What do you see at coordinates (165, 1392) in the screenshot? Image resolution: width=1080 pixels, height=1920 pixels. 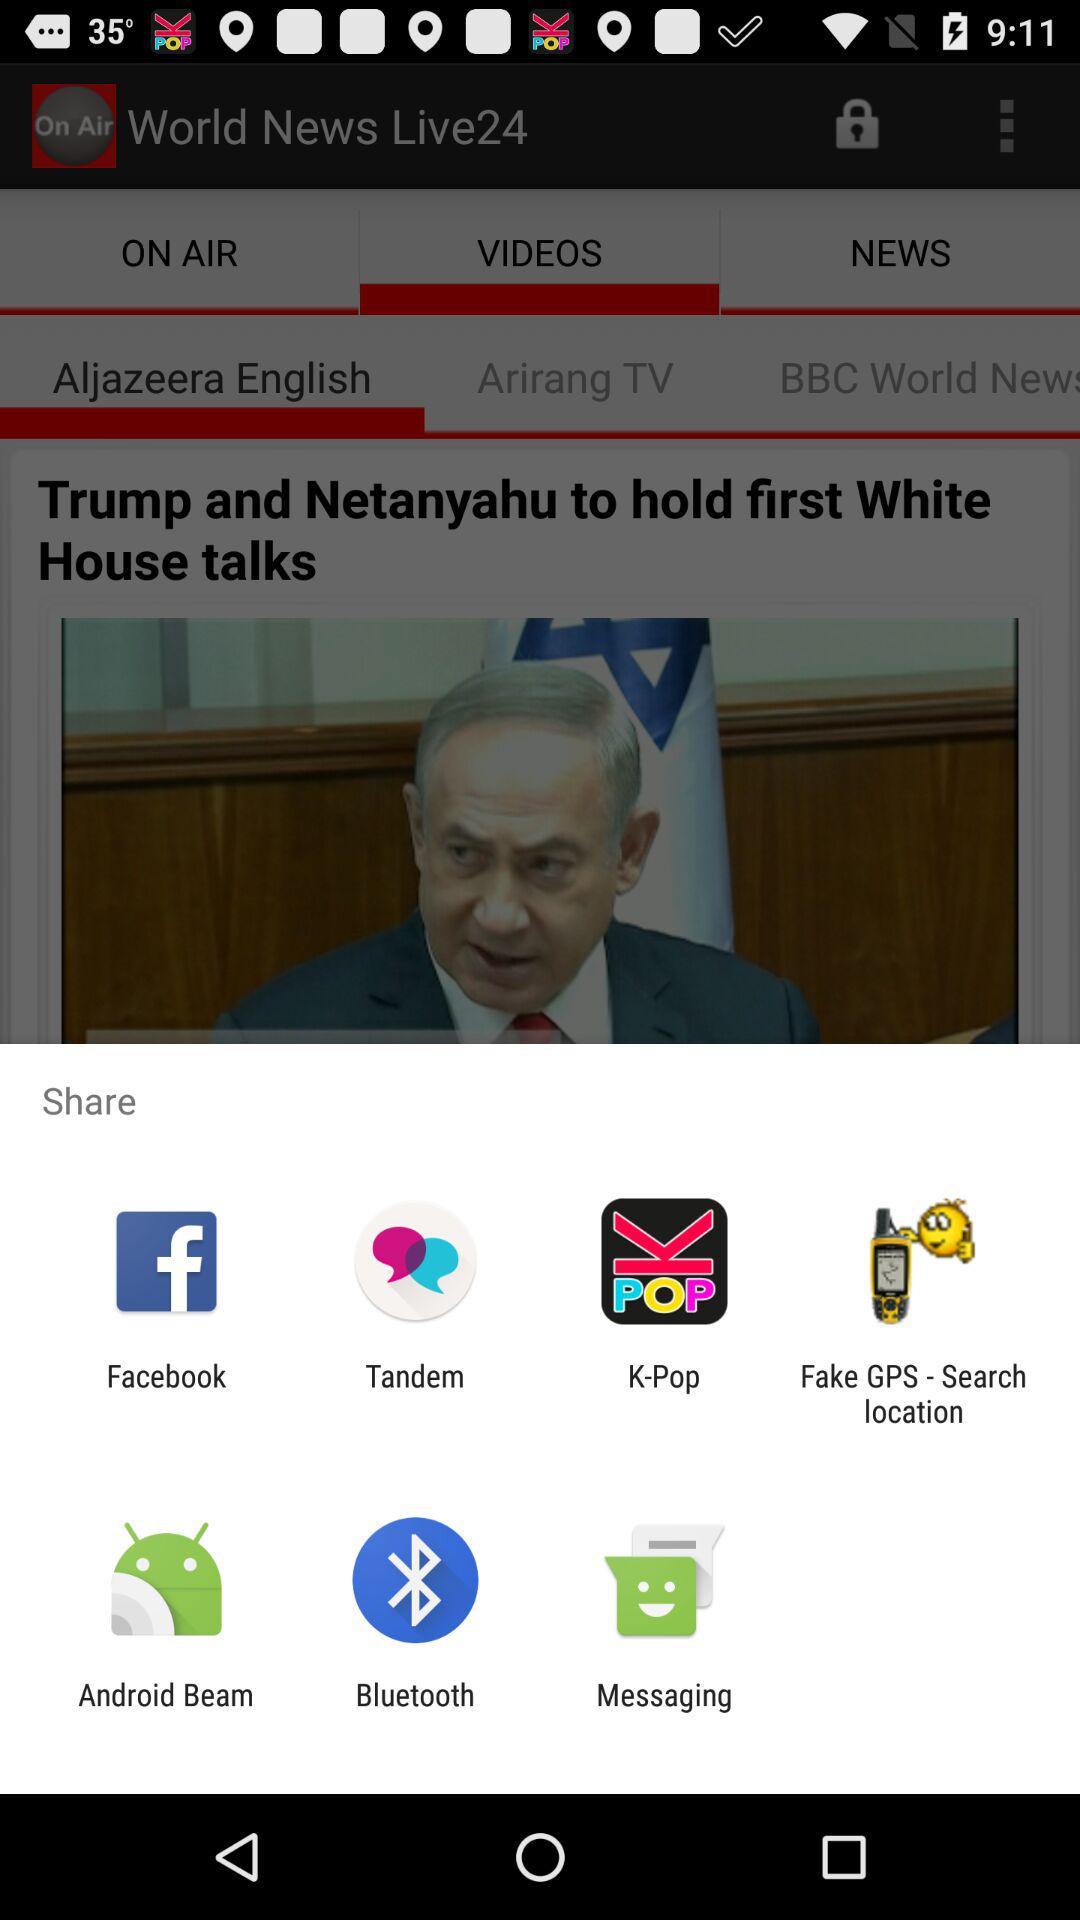 I see `facebook app` at bounding box center [165, 1392].